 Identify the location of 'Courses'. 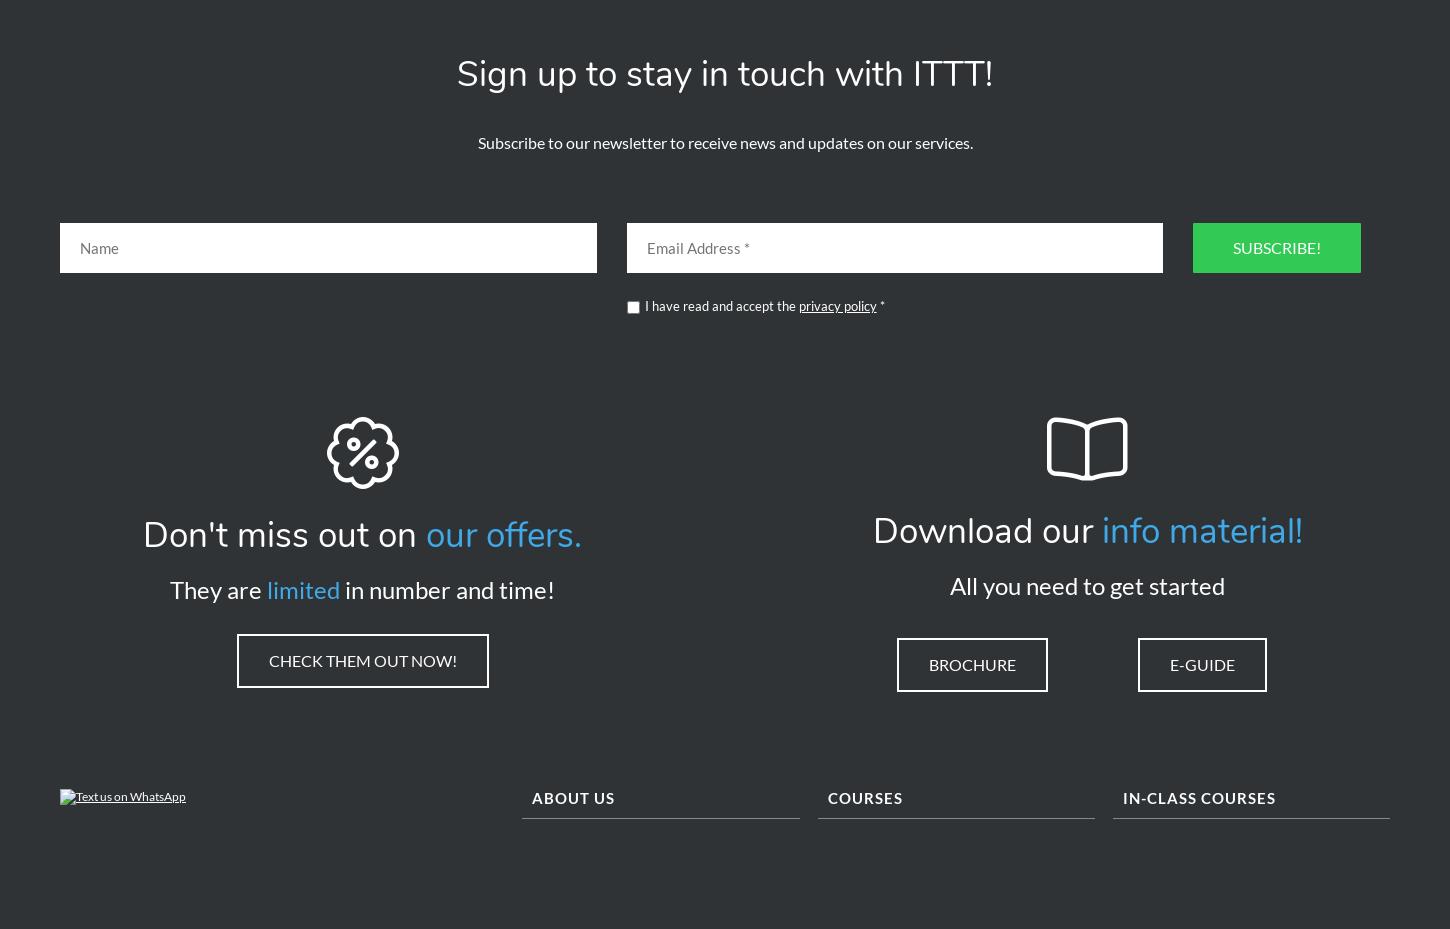
(826, 805).